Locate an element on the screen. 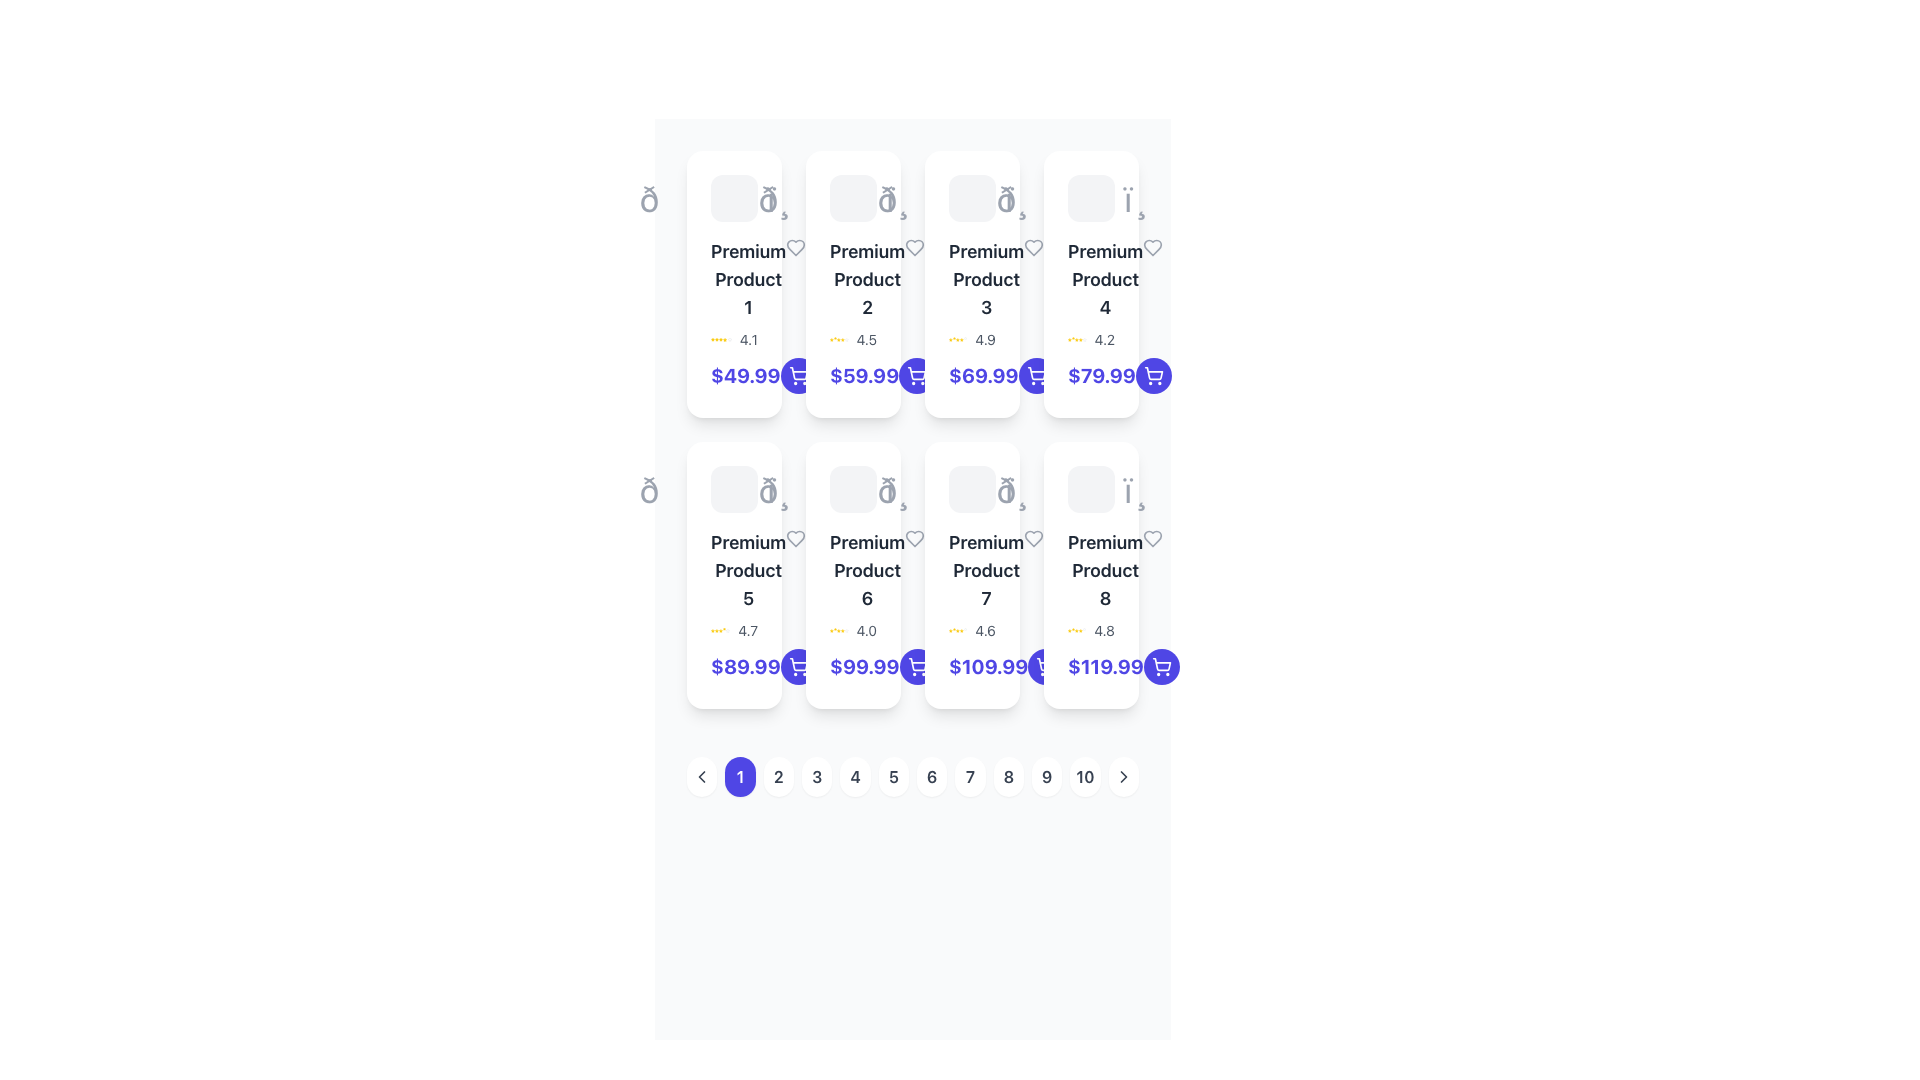 The image size is (1920, 1080). first filled yellow star icon located next to the text '4.7' in the fifth product card from the left in the second row is located at coordinates (712, 631).